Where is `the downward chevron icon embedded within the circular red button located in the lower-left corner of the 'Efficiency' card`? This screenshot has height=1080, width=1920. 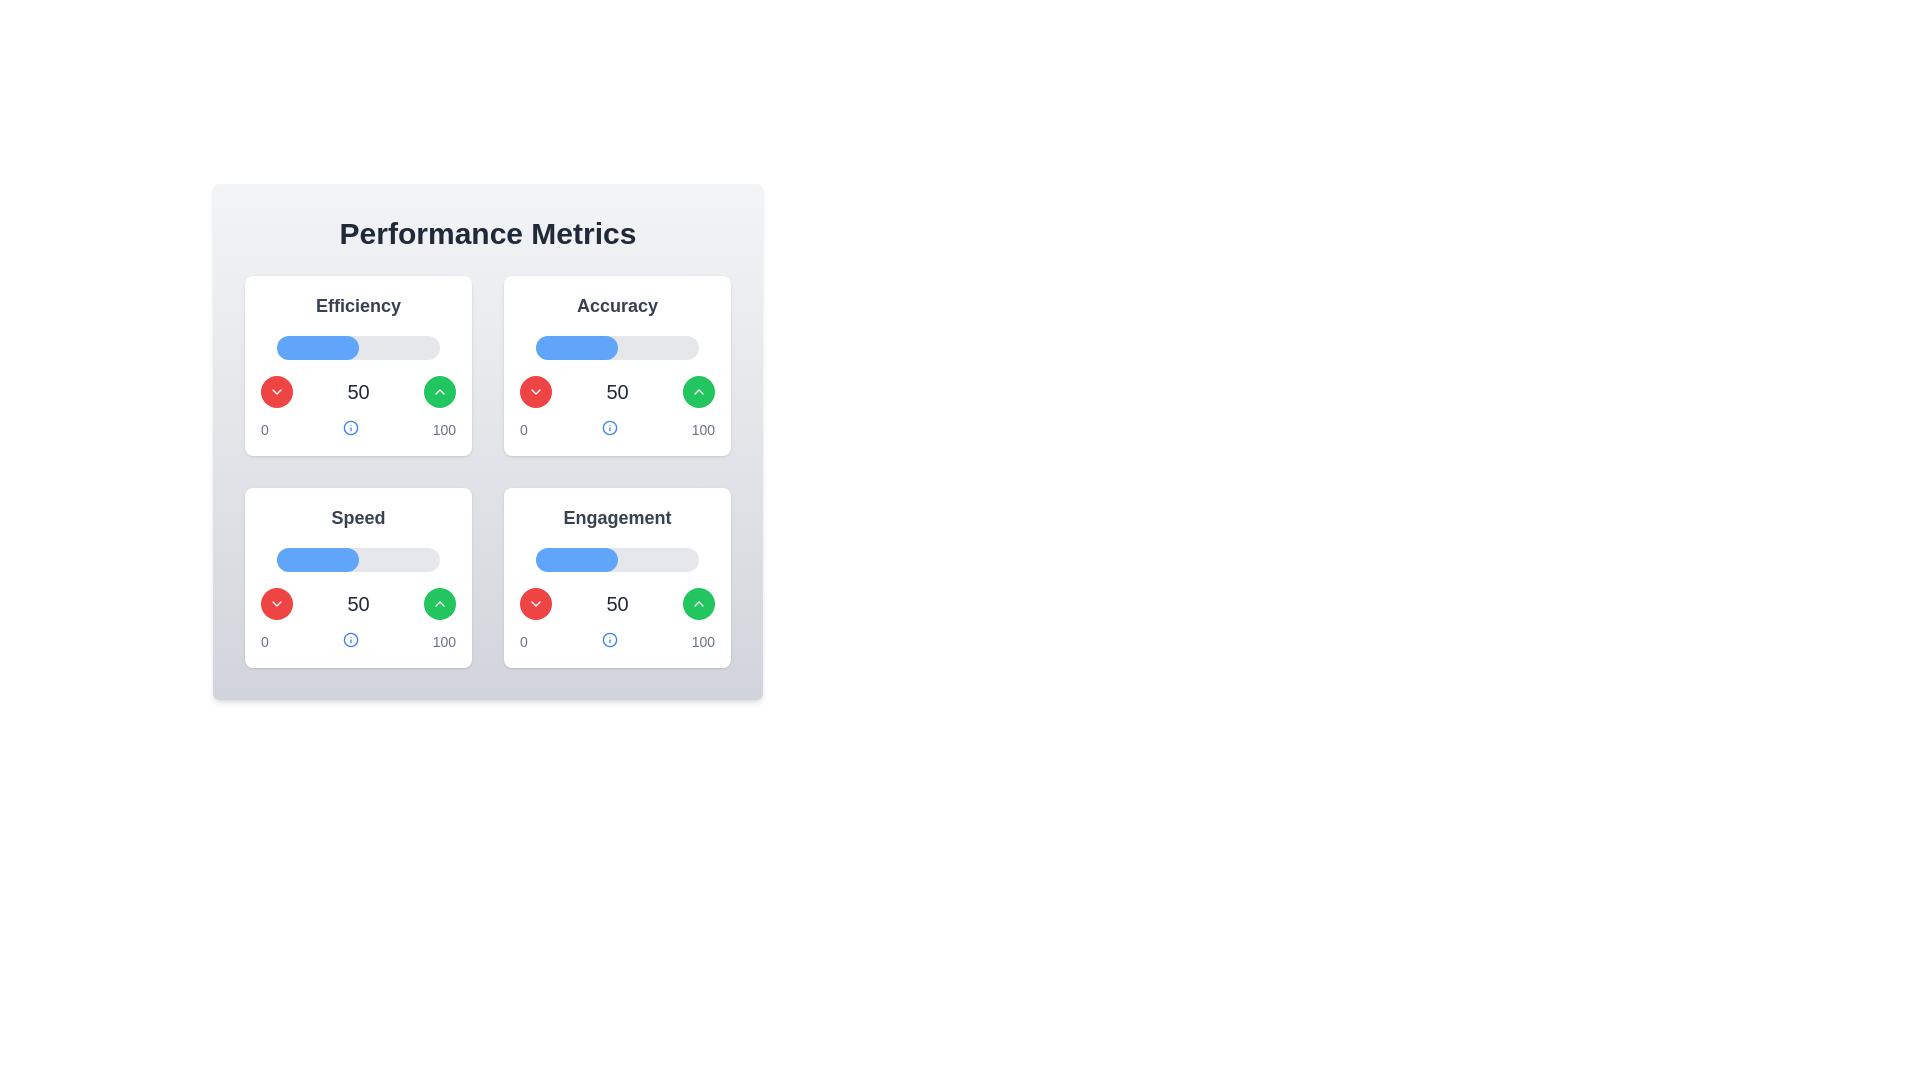 the downward chevron icon embedded within the circular red button located in the lower-left corner of the 'Efficiency' card is located at coordinates (276, 392).